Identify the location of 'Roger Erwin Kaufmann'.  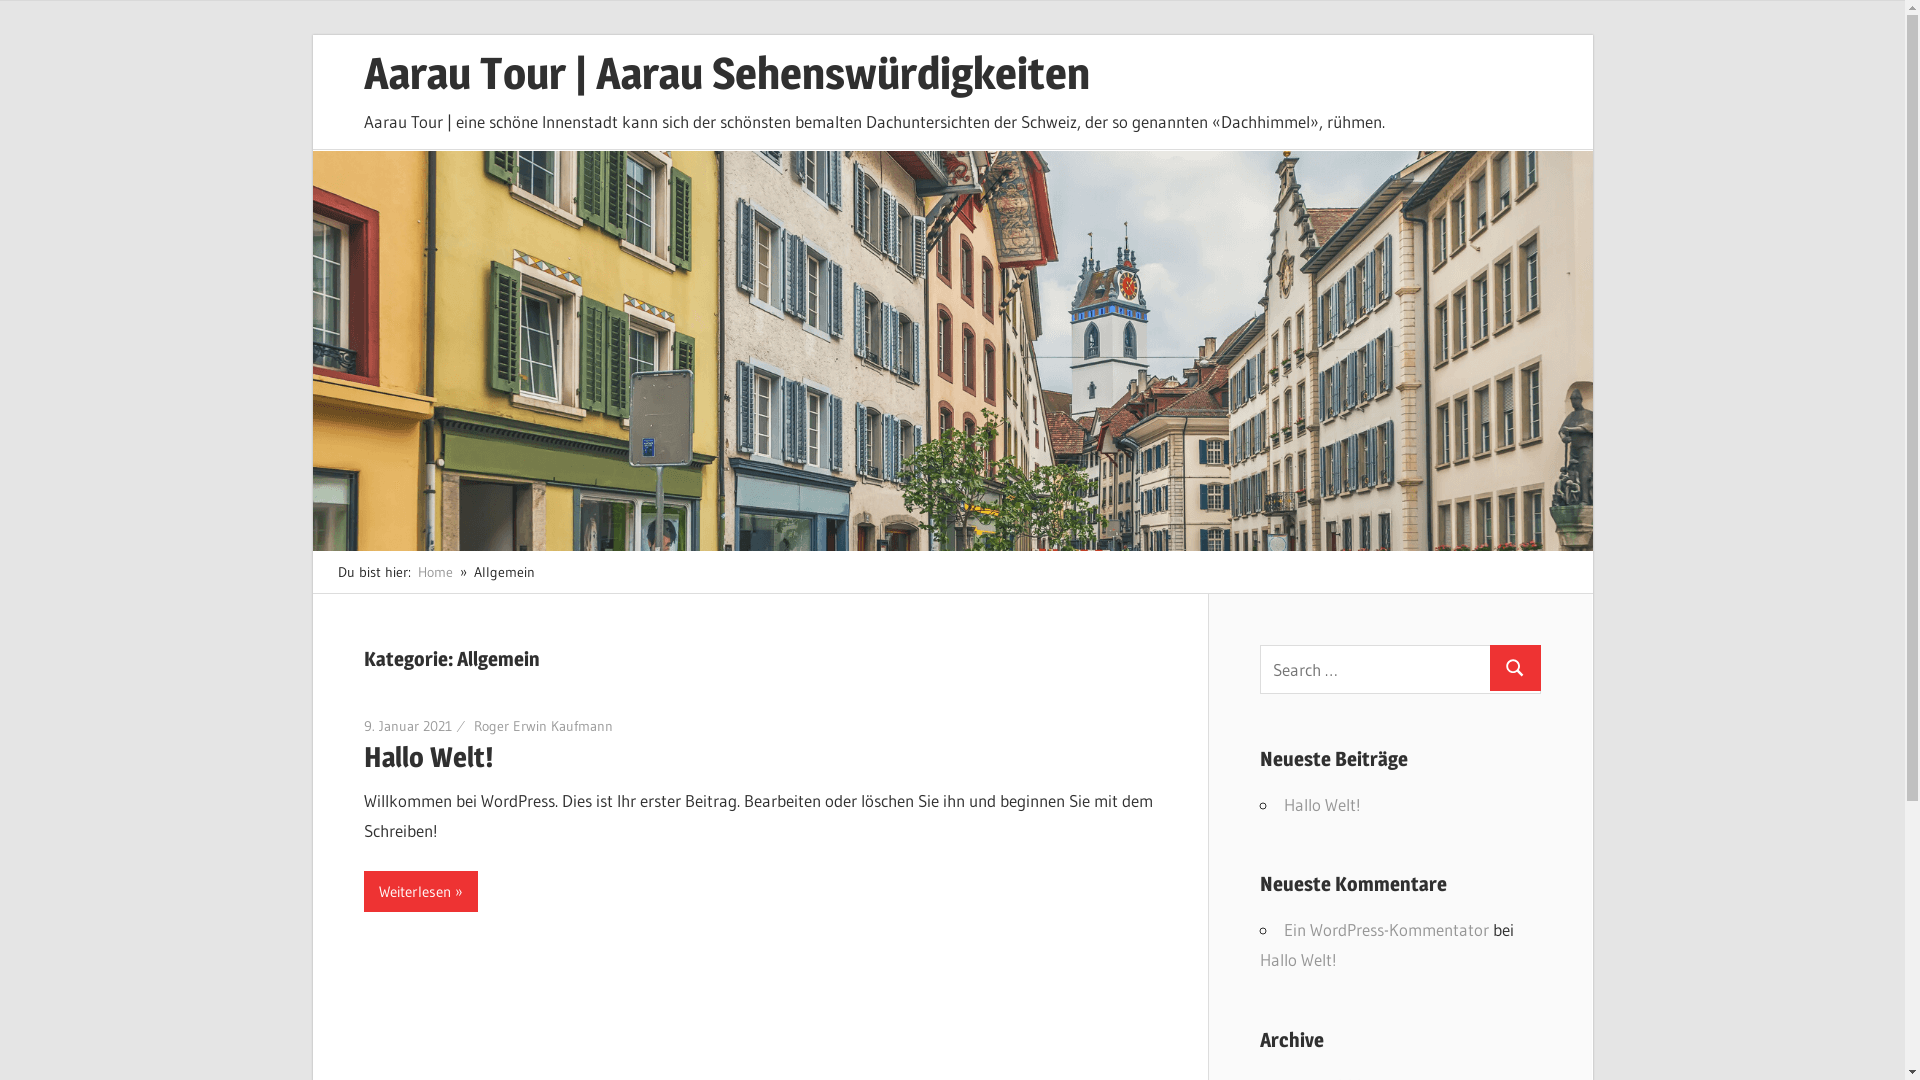
(543, 725).